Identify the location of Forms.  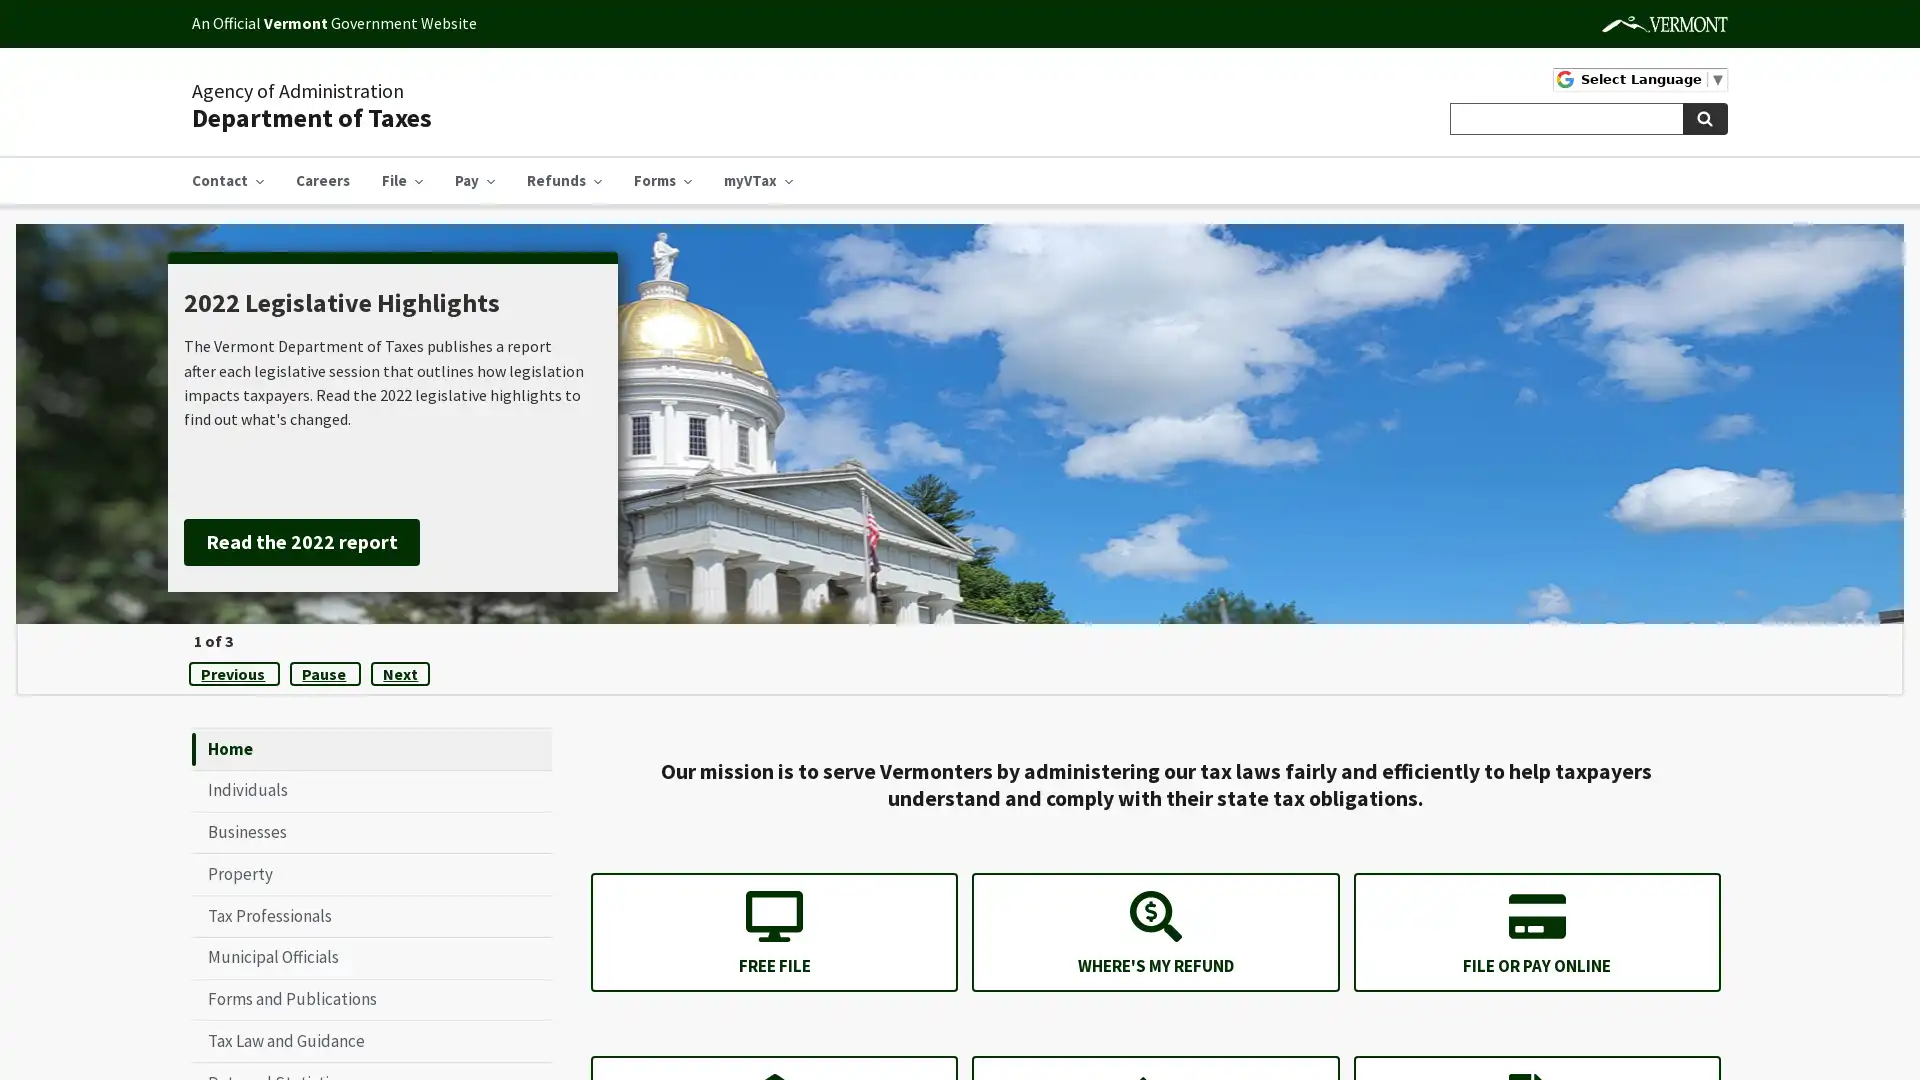
(662, 181).